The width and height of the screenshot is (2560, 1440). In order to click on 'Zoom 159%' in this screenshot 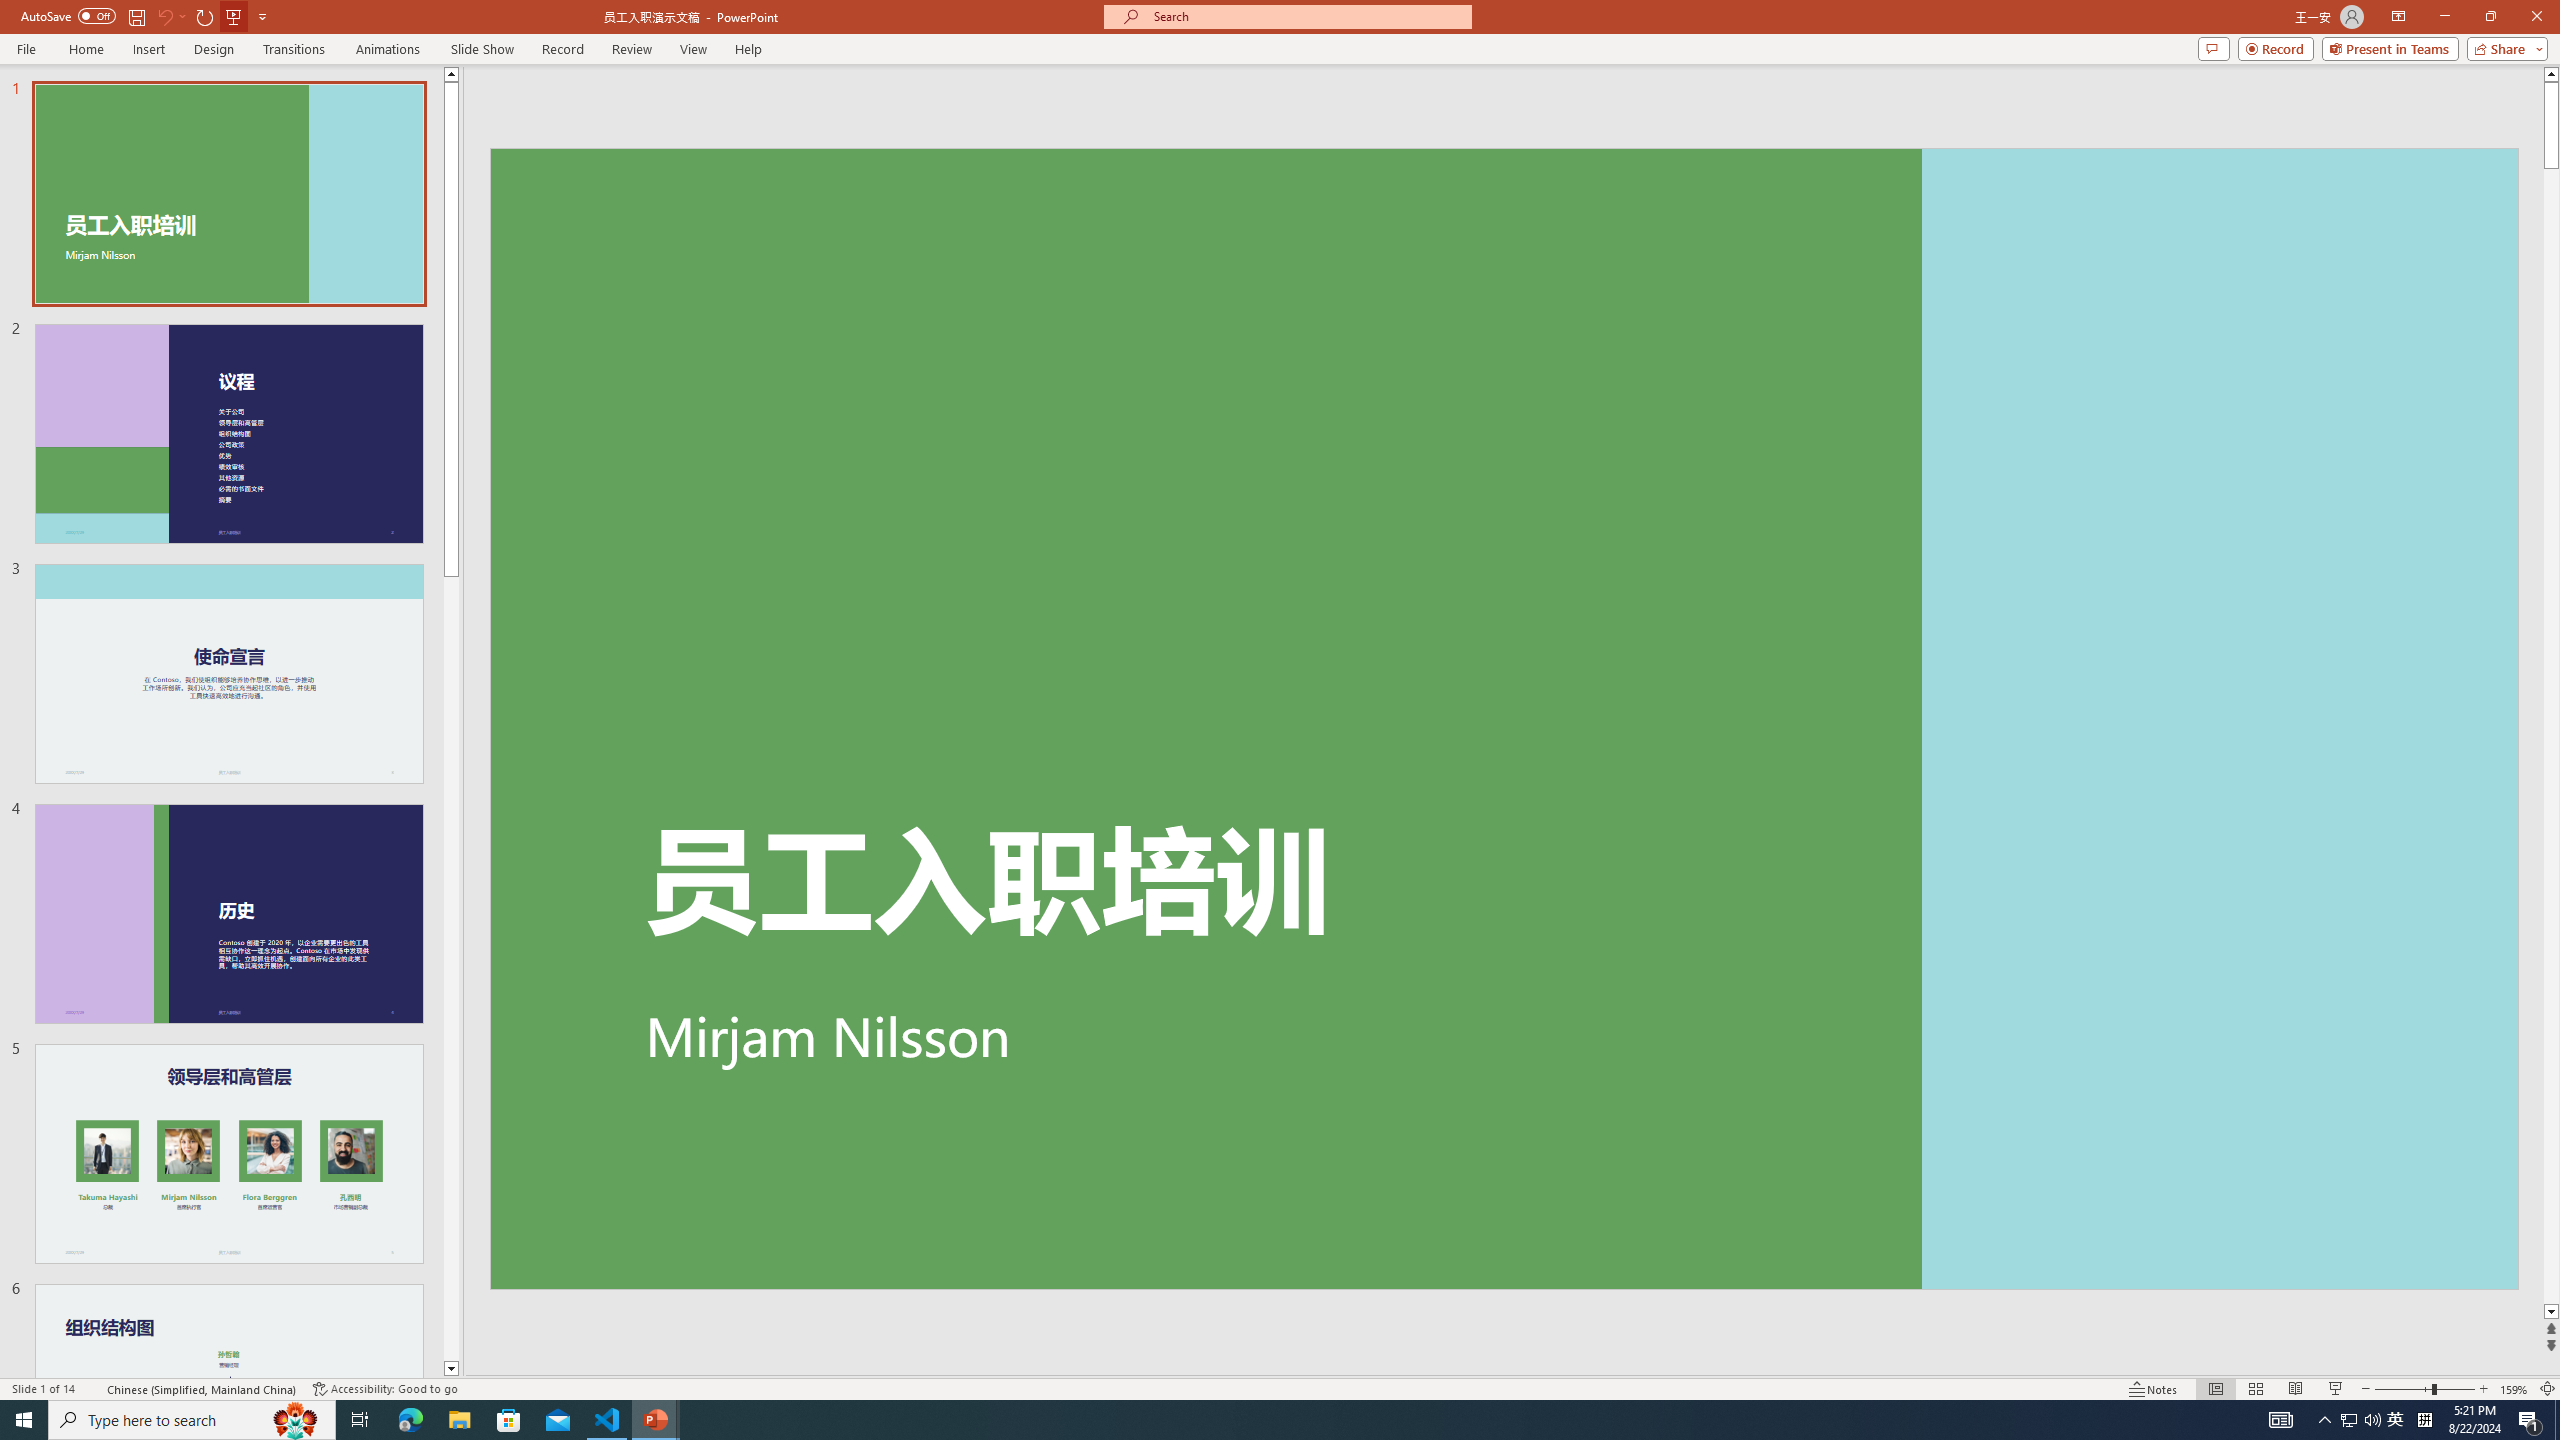, I will do `click(2515, 1389)`.